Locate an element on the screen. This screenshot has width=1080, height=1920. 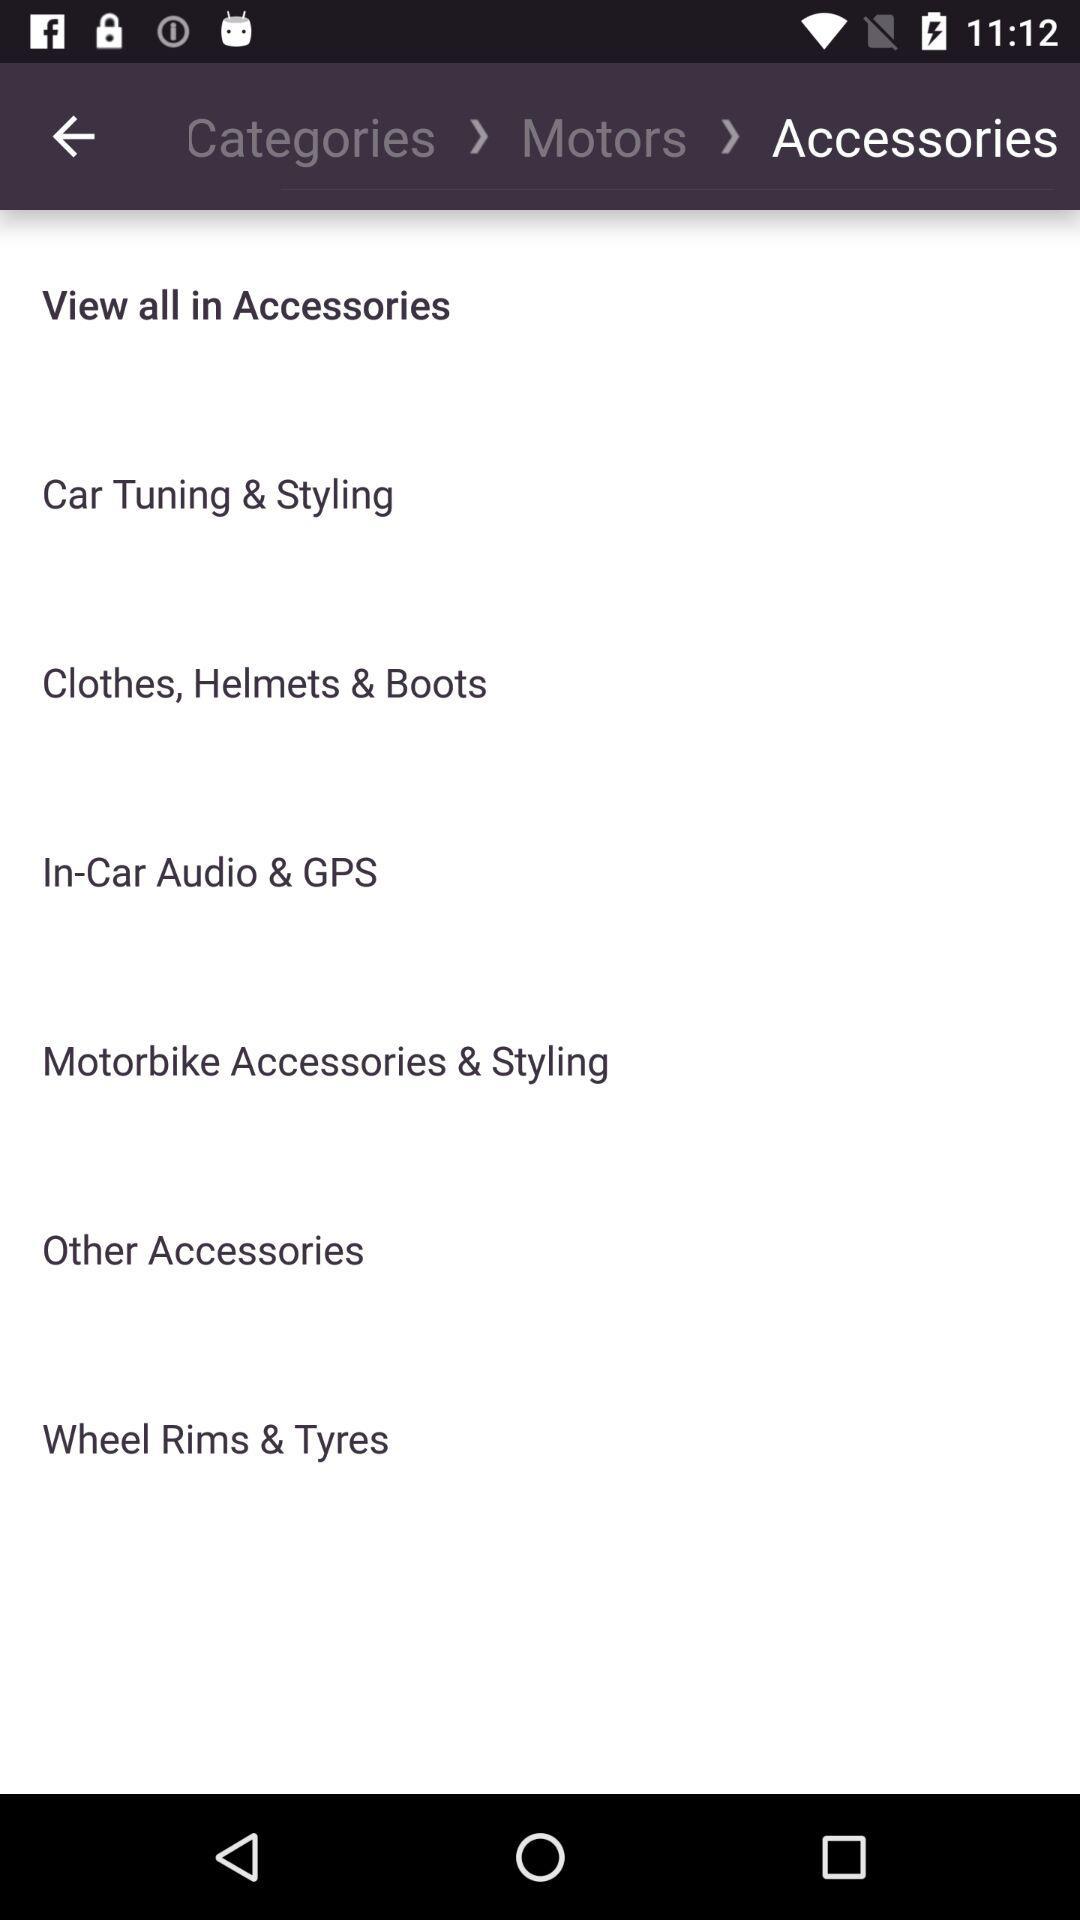
item above the motorbike accessories & styling item is located at coordinates (603, 135).